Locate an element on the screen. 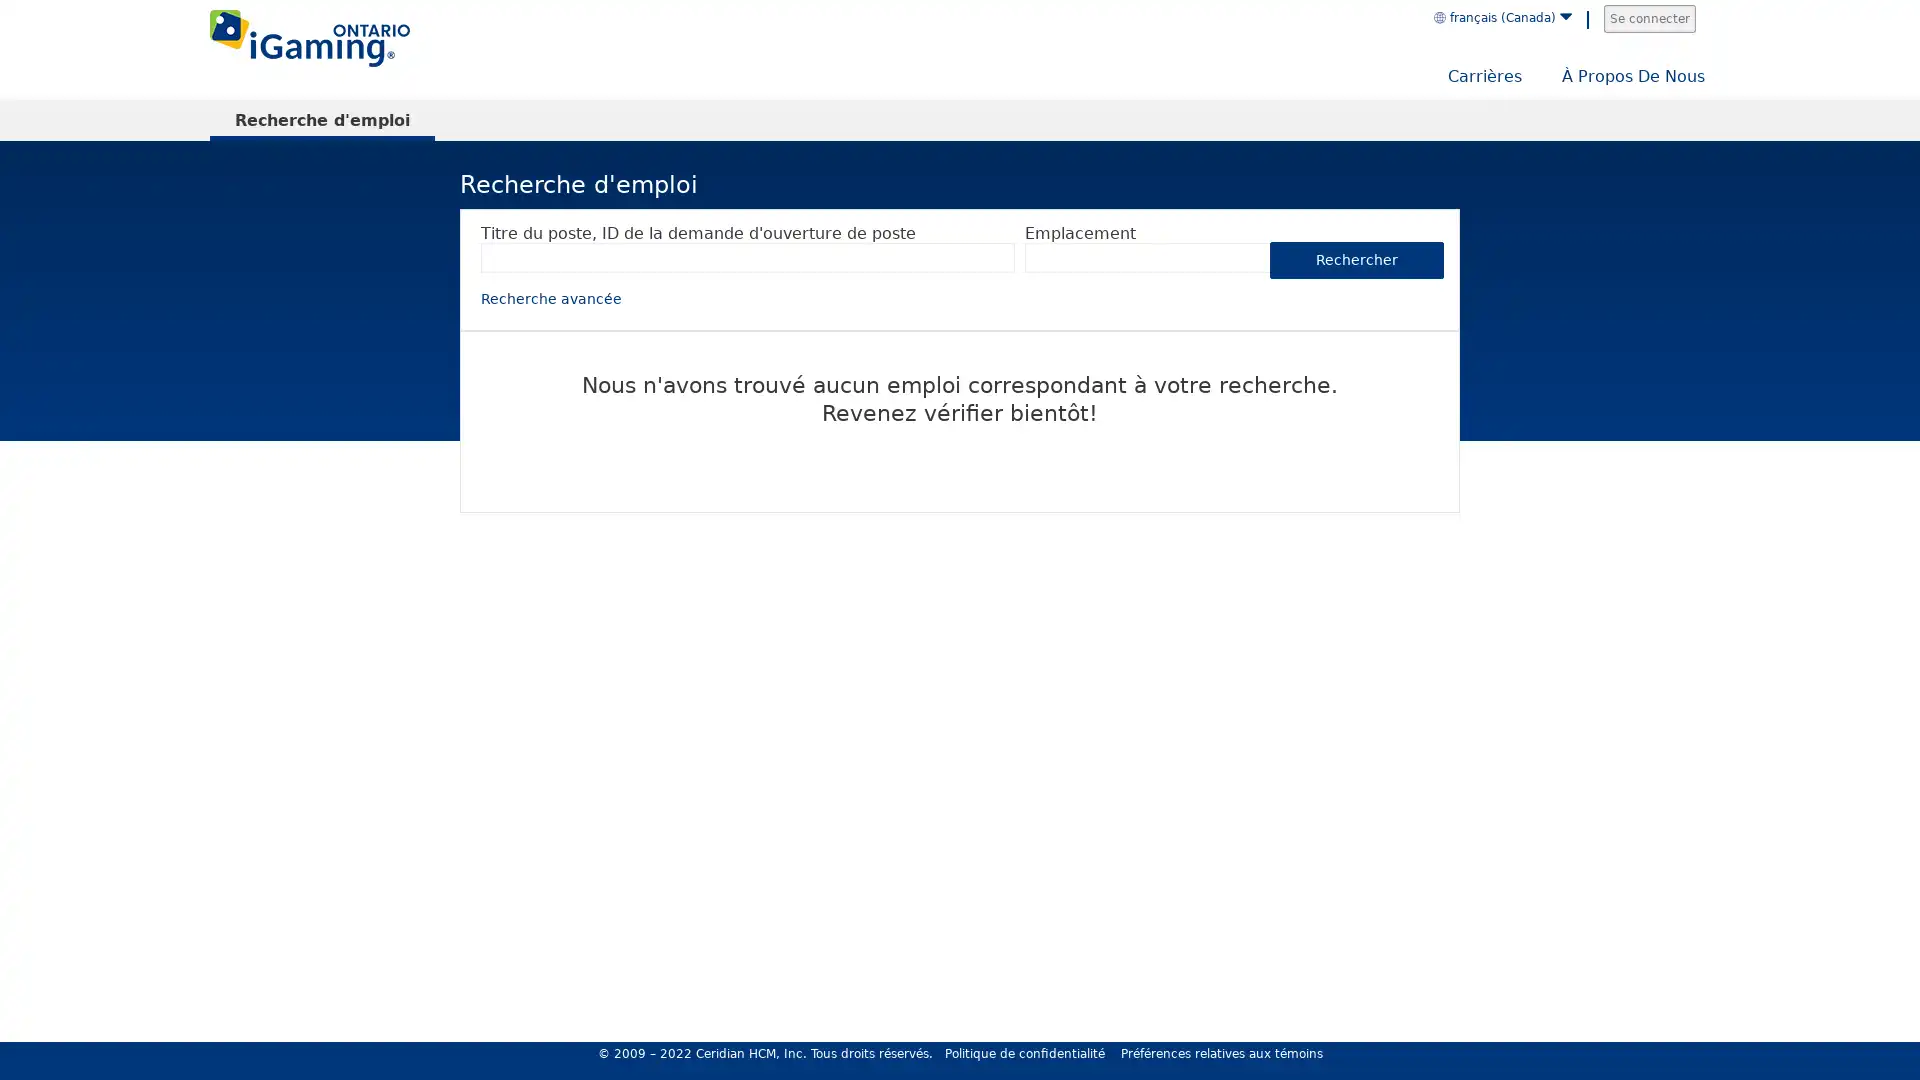  Refuser is located at coordinates (1725, 1017).